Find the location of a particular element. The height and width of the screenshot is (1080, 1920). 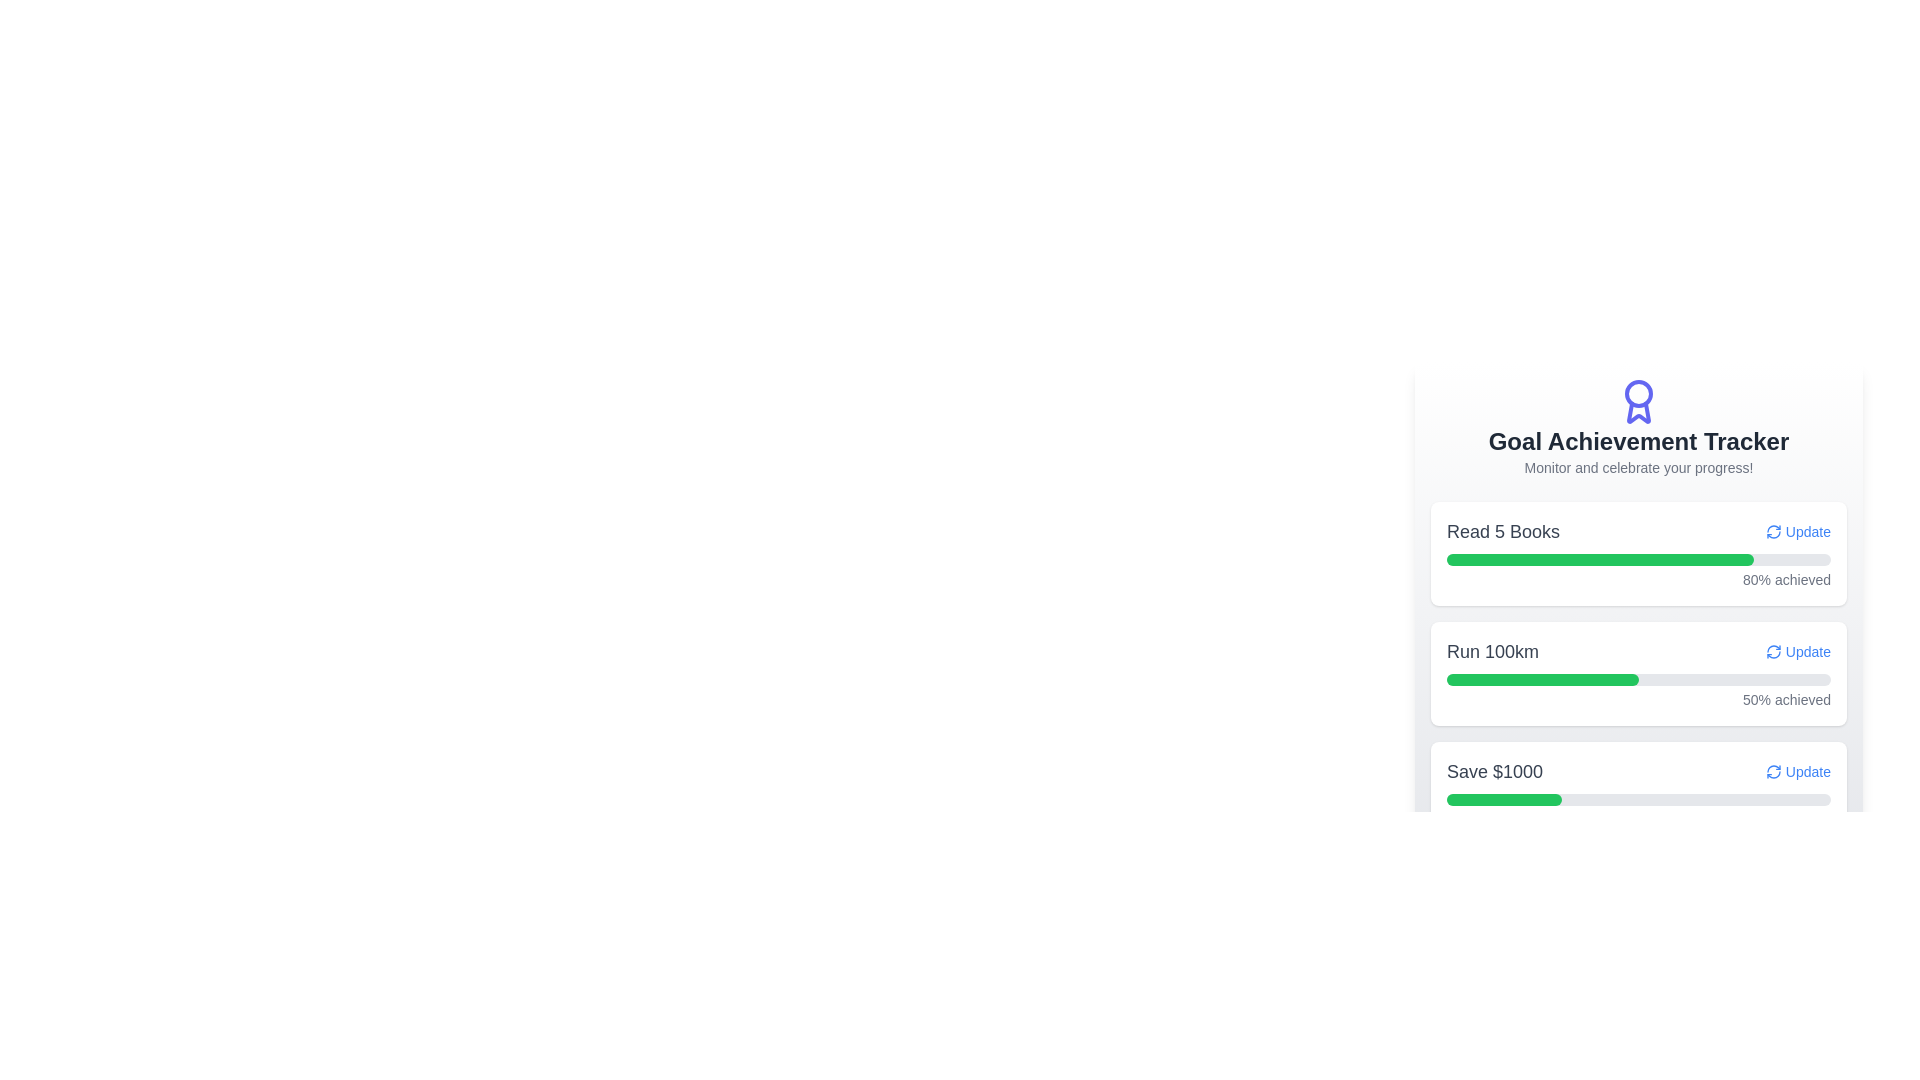

the circular vector graphic element with a blue border and white interior located at the top center of the 'Goal Achievement Tracker' content card is located at coordinates (1638, 393).